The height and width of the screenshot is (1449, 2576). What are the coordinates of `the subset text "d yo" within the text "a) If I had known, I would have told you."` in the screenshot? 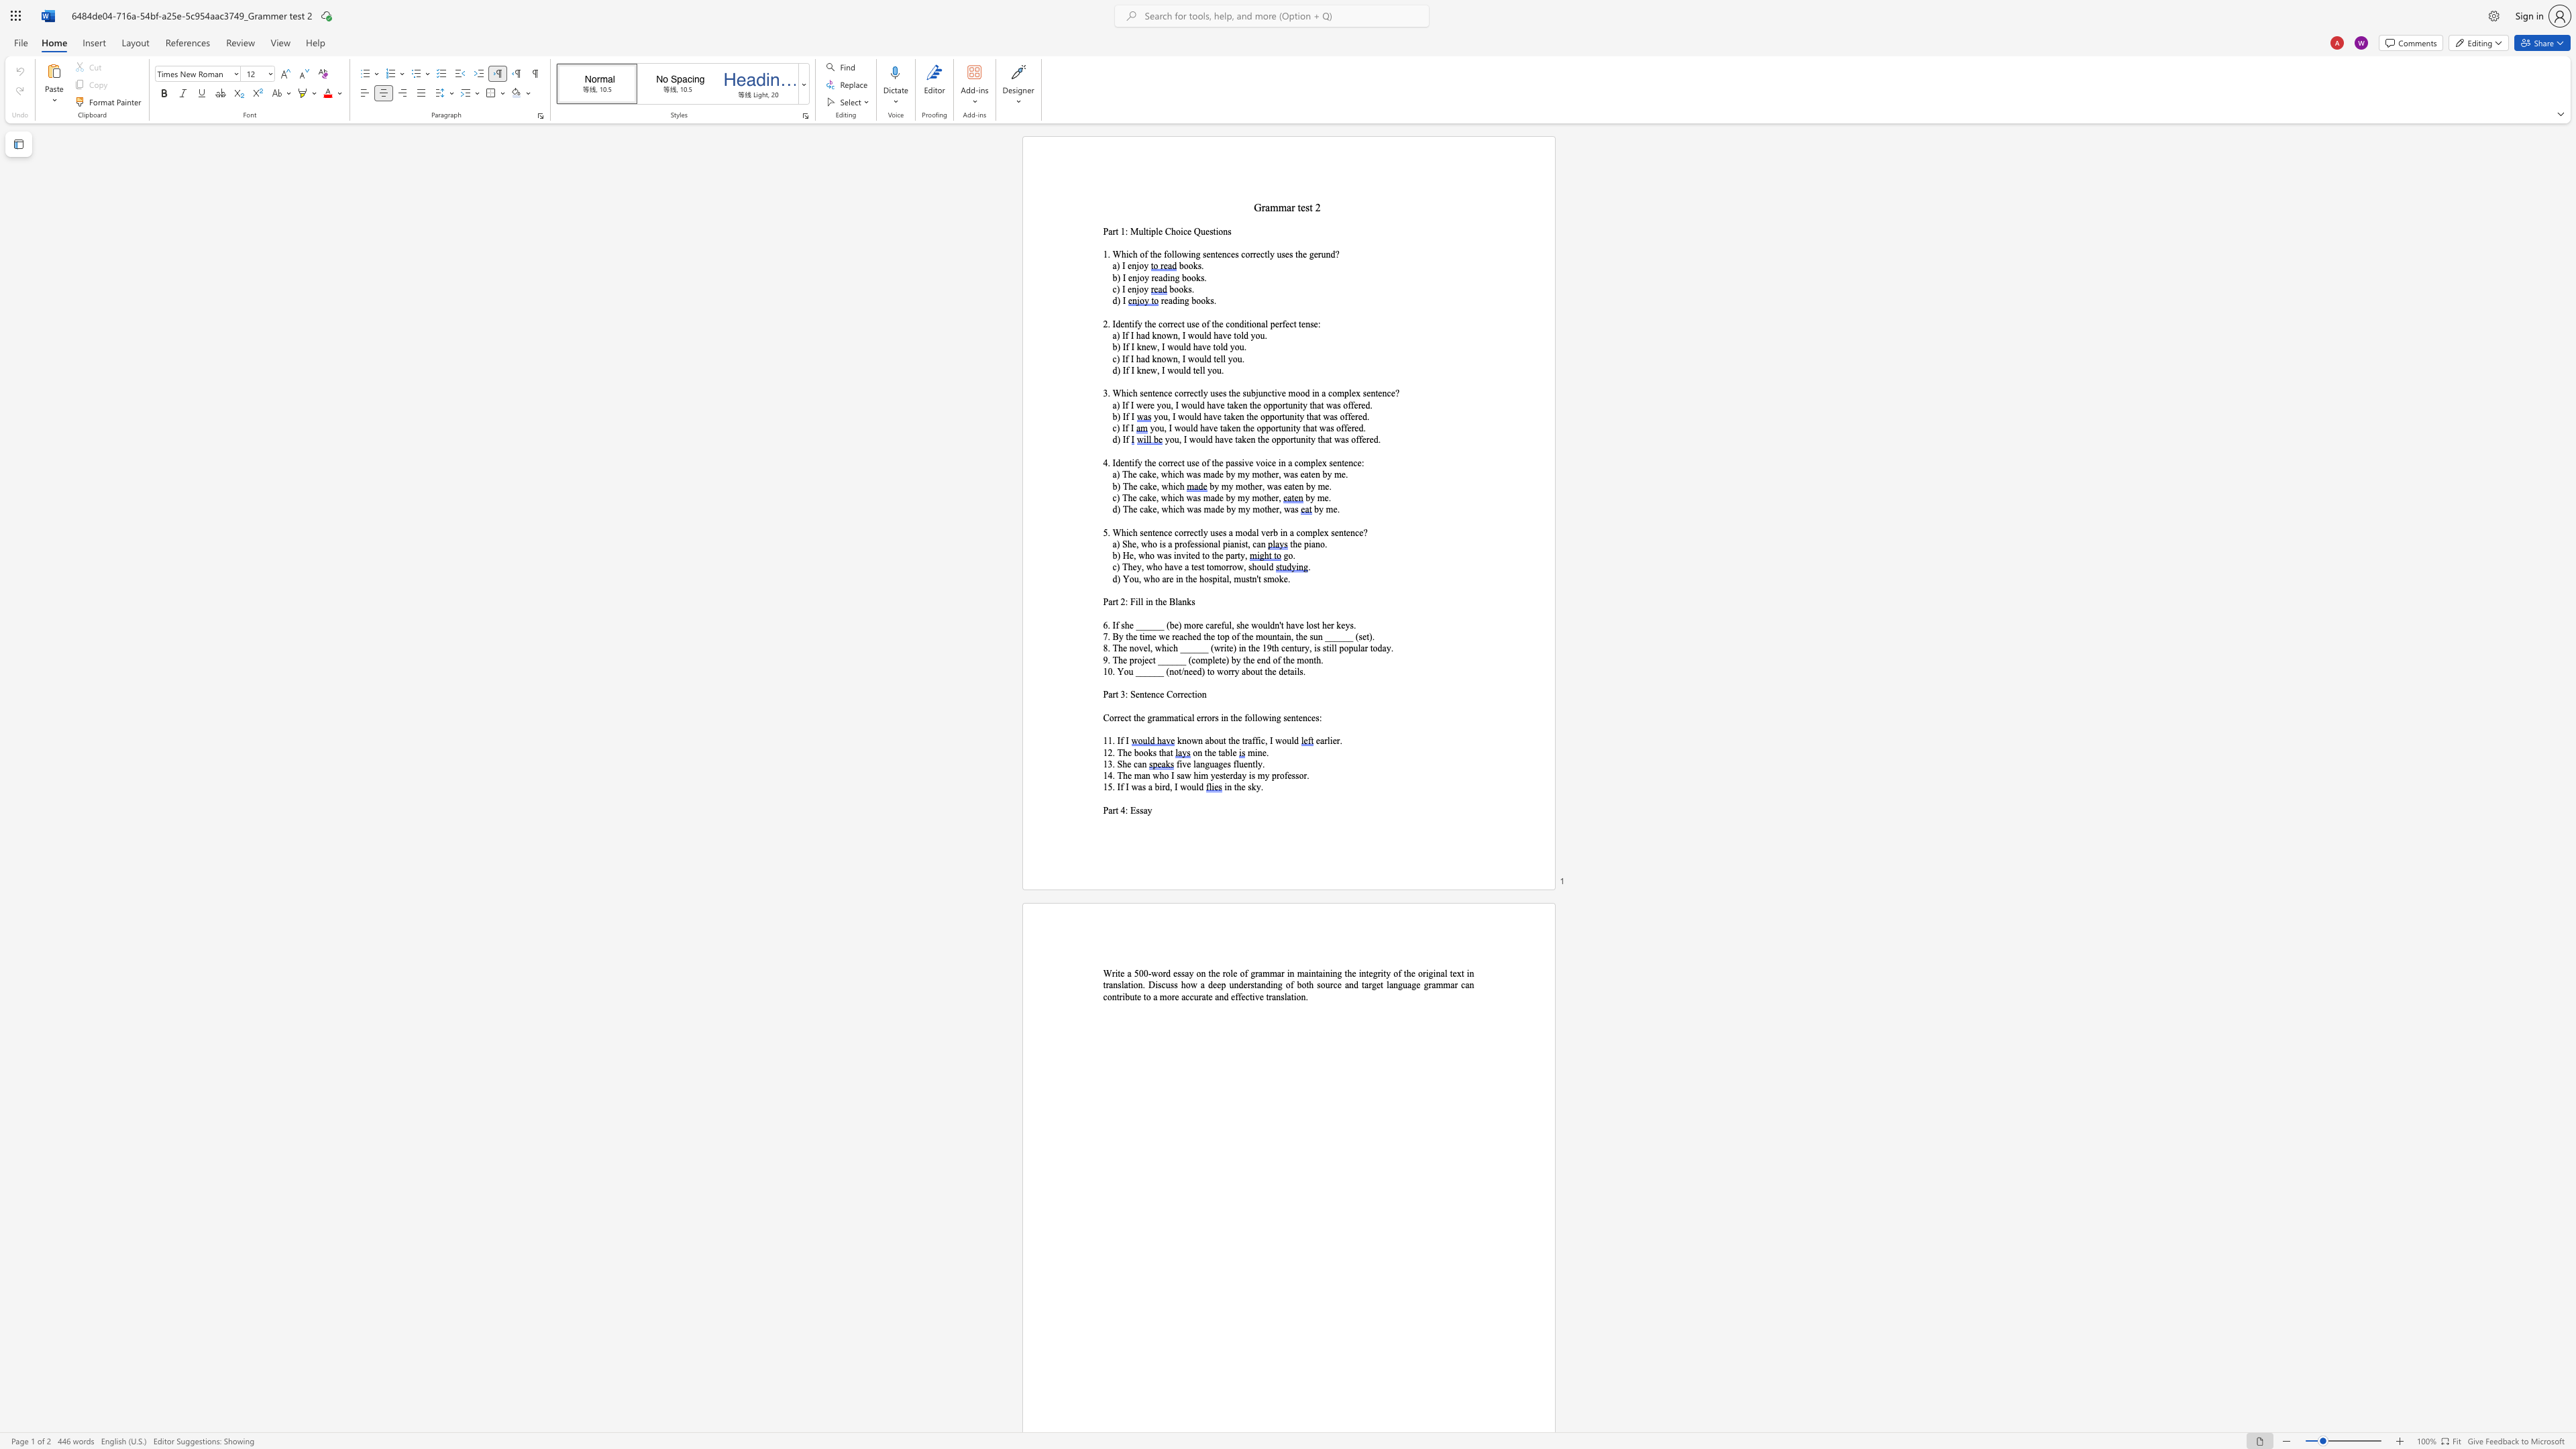 It's located at (1242, 335).